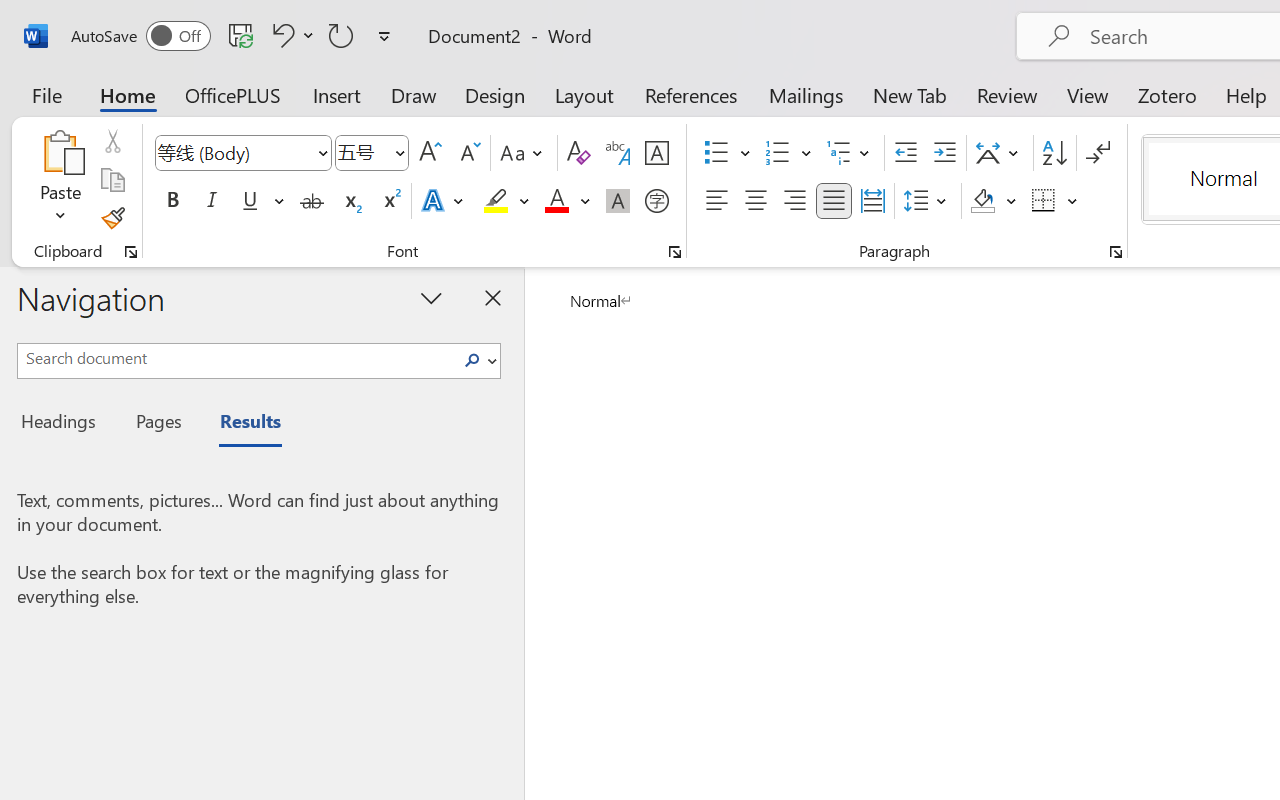 The height and width of the screenshot is (800, 1280). What do you see at coordinates (993, 201) in the screenshot?
I see `'Shading'` at bounding box center [993, 201].